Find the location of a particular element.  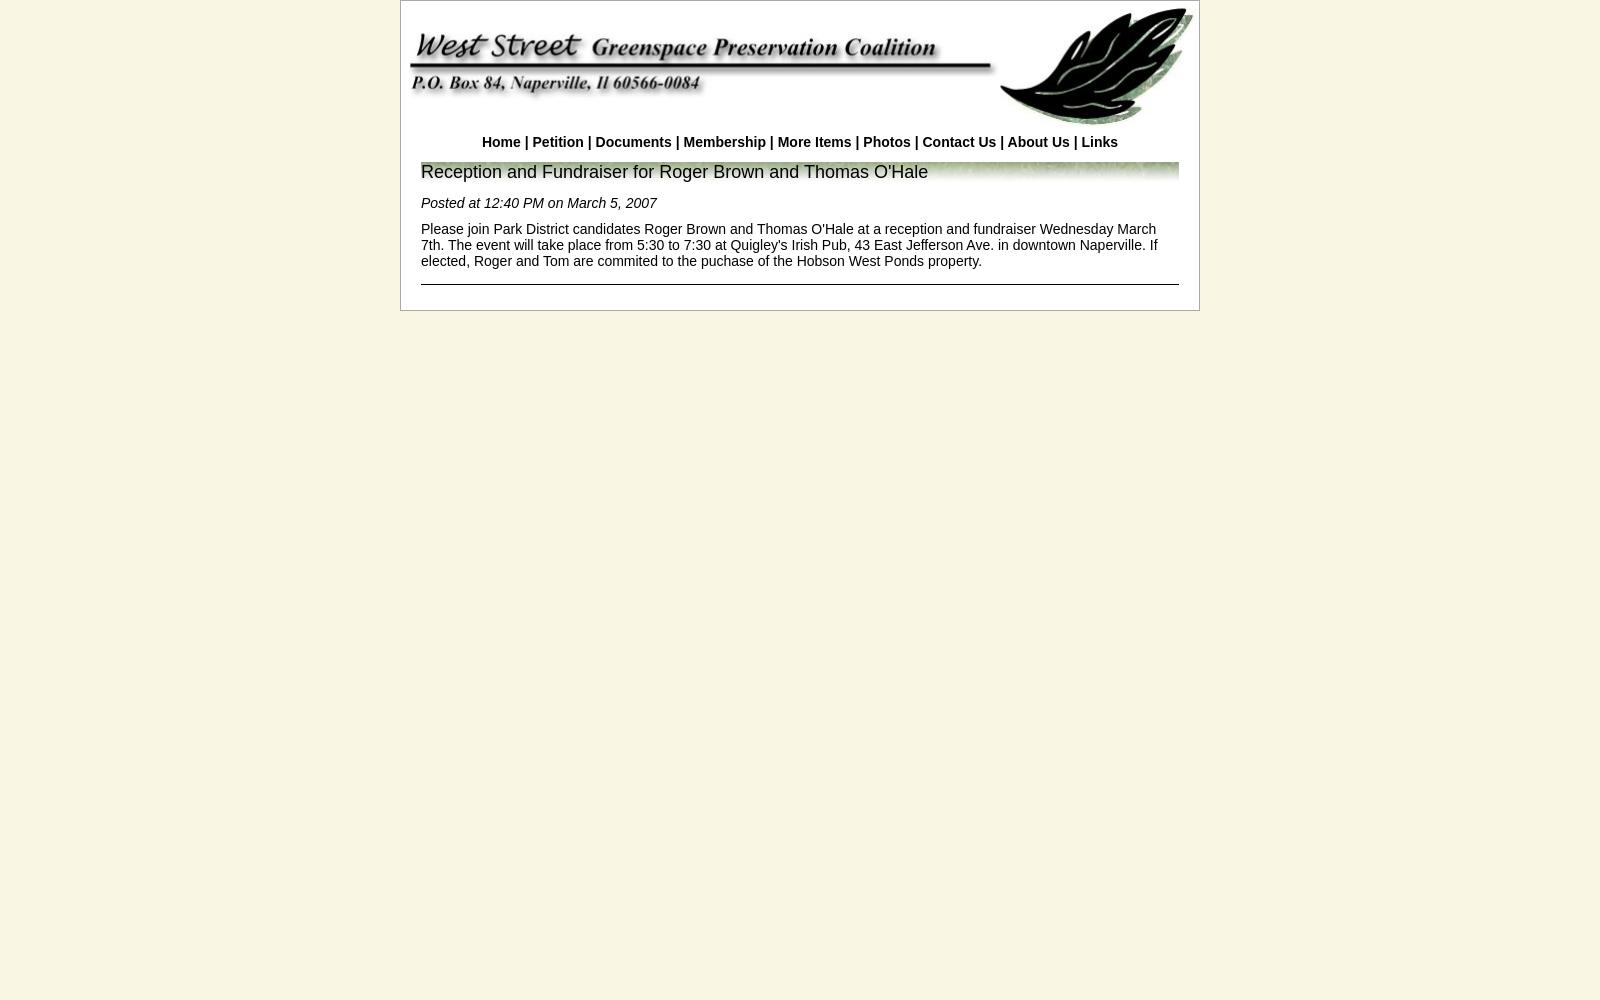

'Home' is located at coordinates (499, 142).